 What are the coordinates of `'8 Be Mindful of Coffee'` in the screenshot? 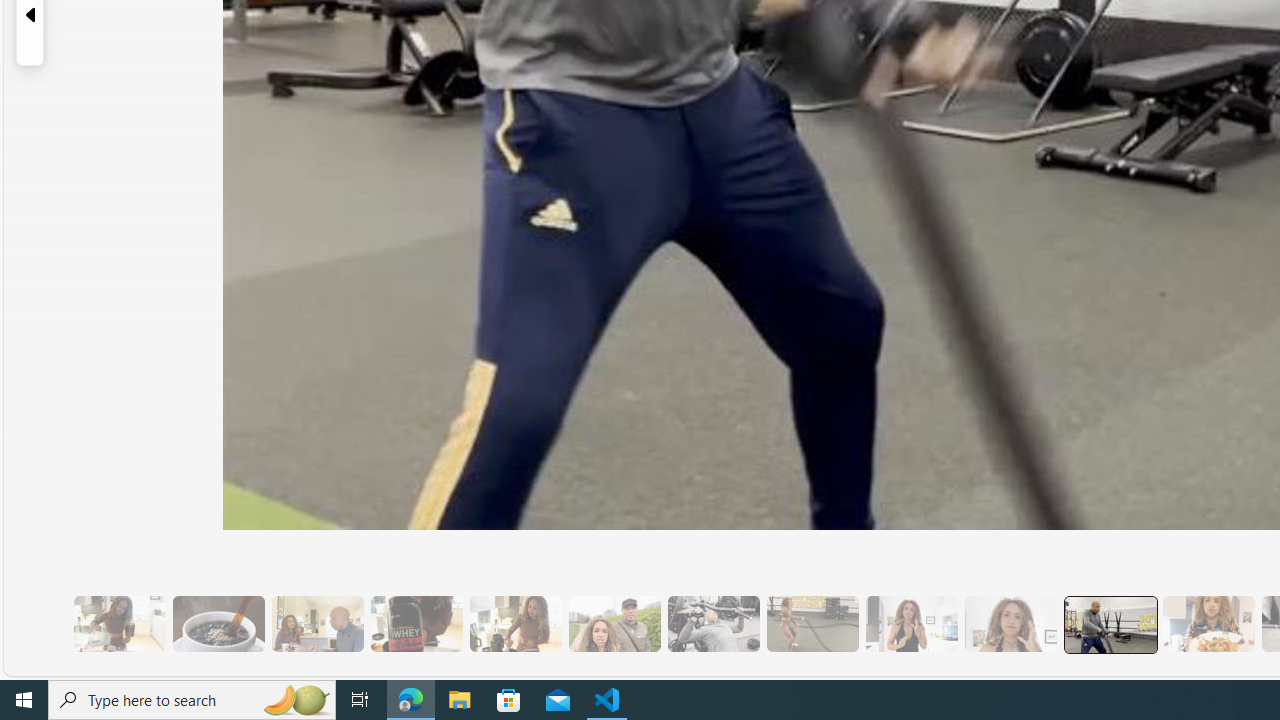 It's located at (218, 623).